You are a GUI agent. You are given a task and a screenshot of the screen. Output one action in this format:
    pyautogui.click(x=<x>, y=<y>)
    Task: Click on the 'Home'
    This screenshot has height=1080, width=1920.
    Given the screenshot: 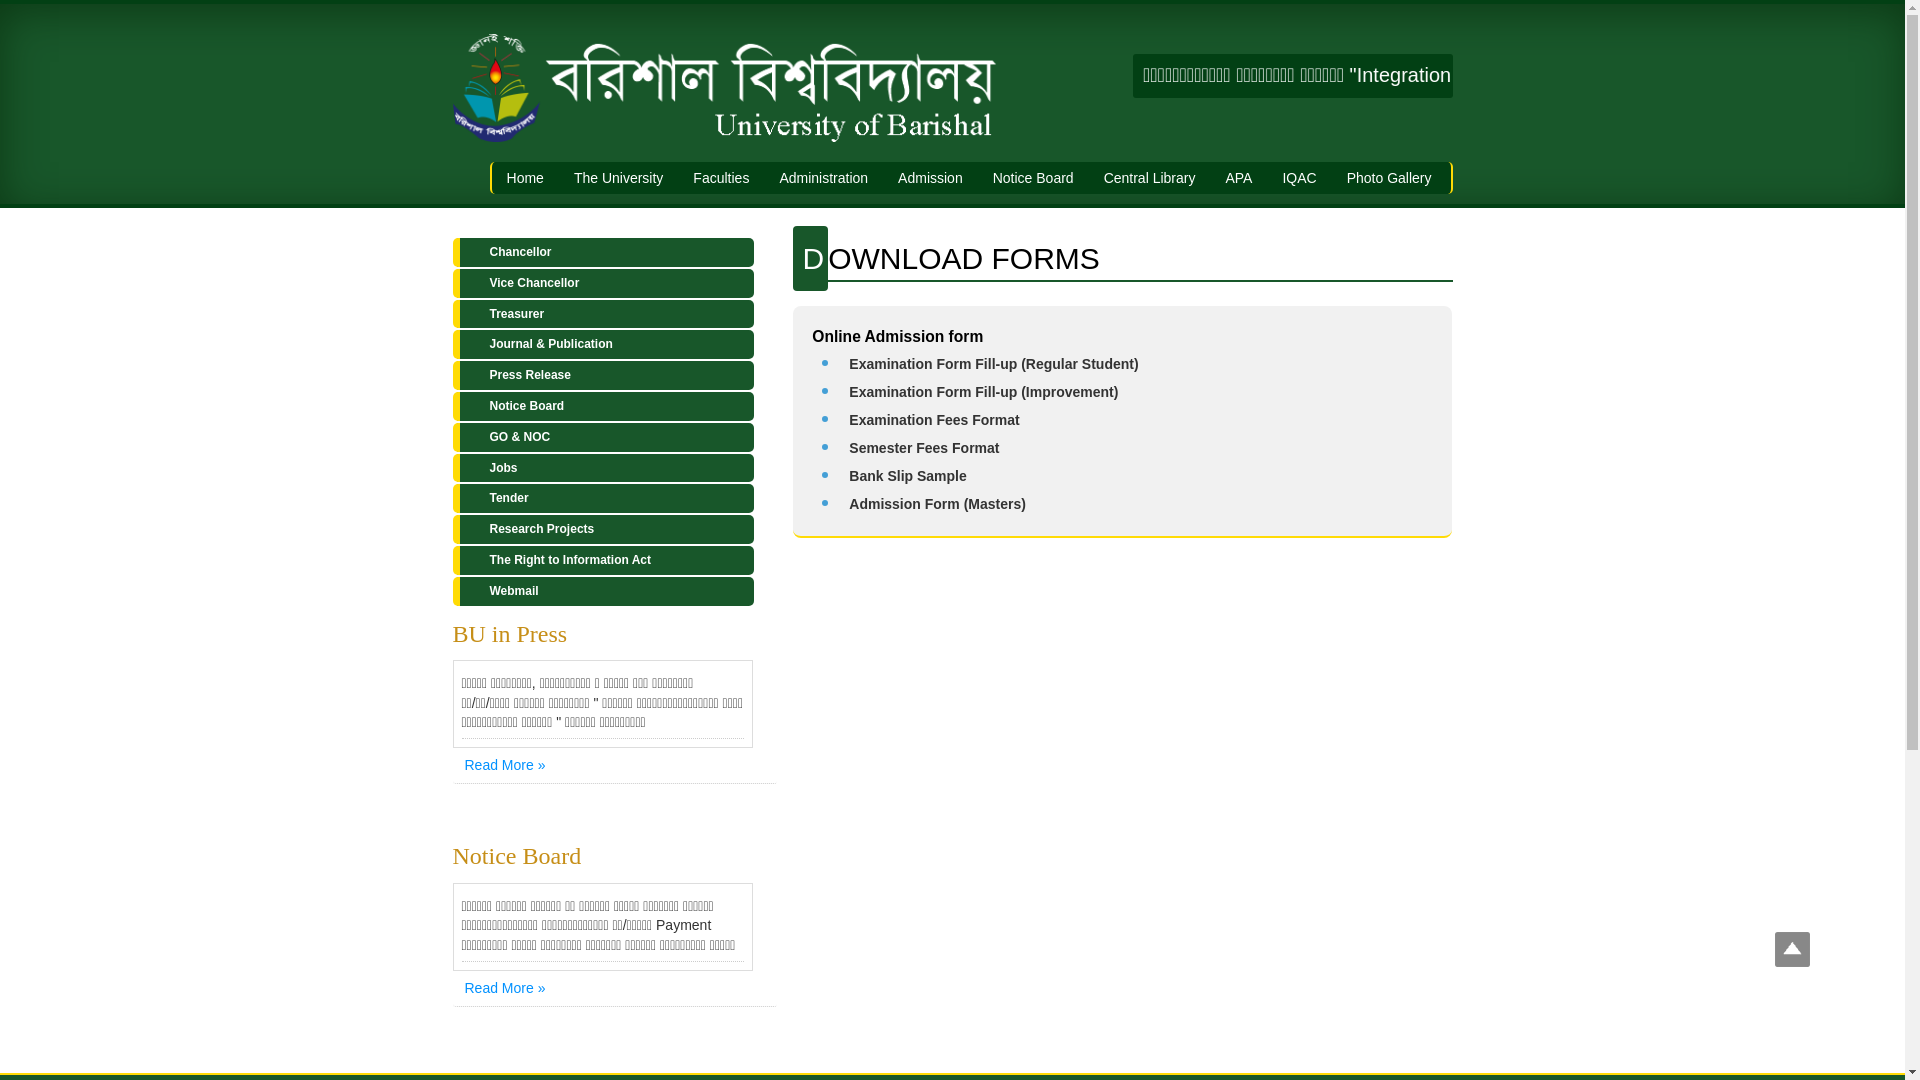 What is the action you would take?
    pyautogui.click(x=525, y=176)
    